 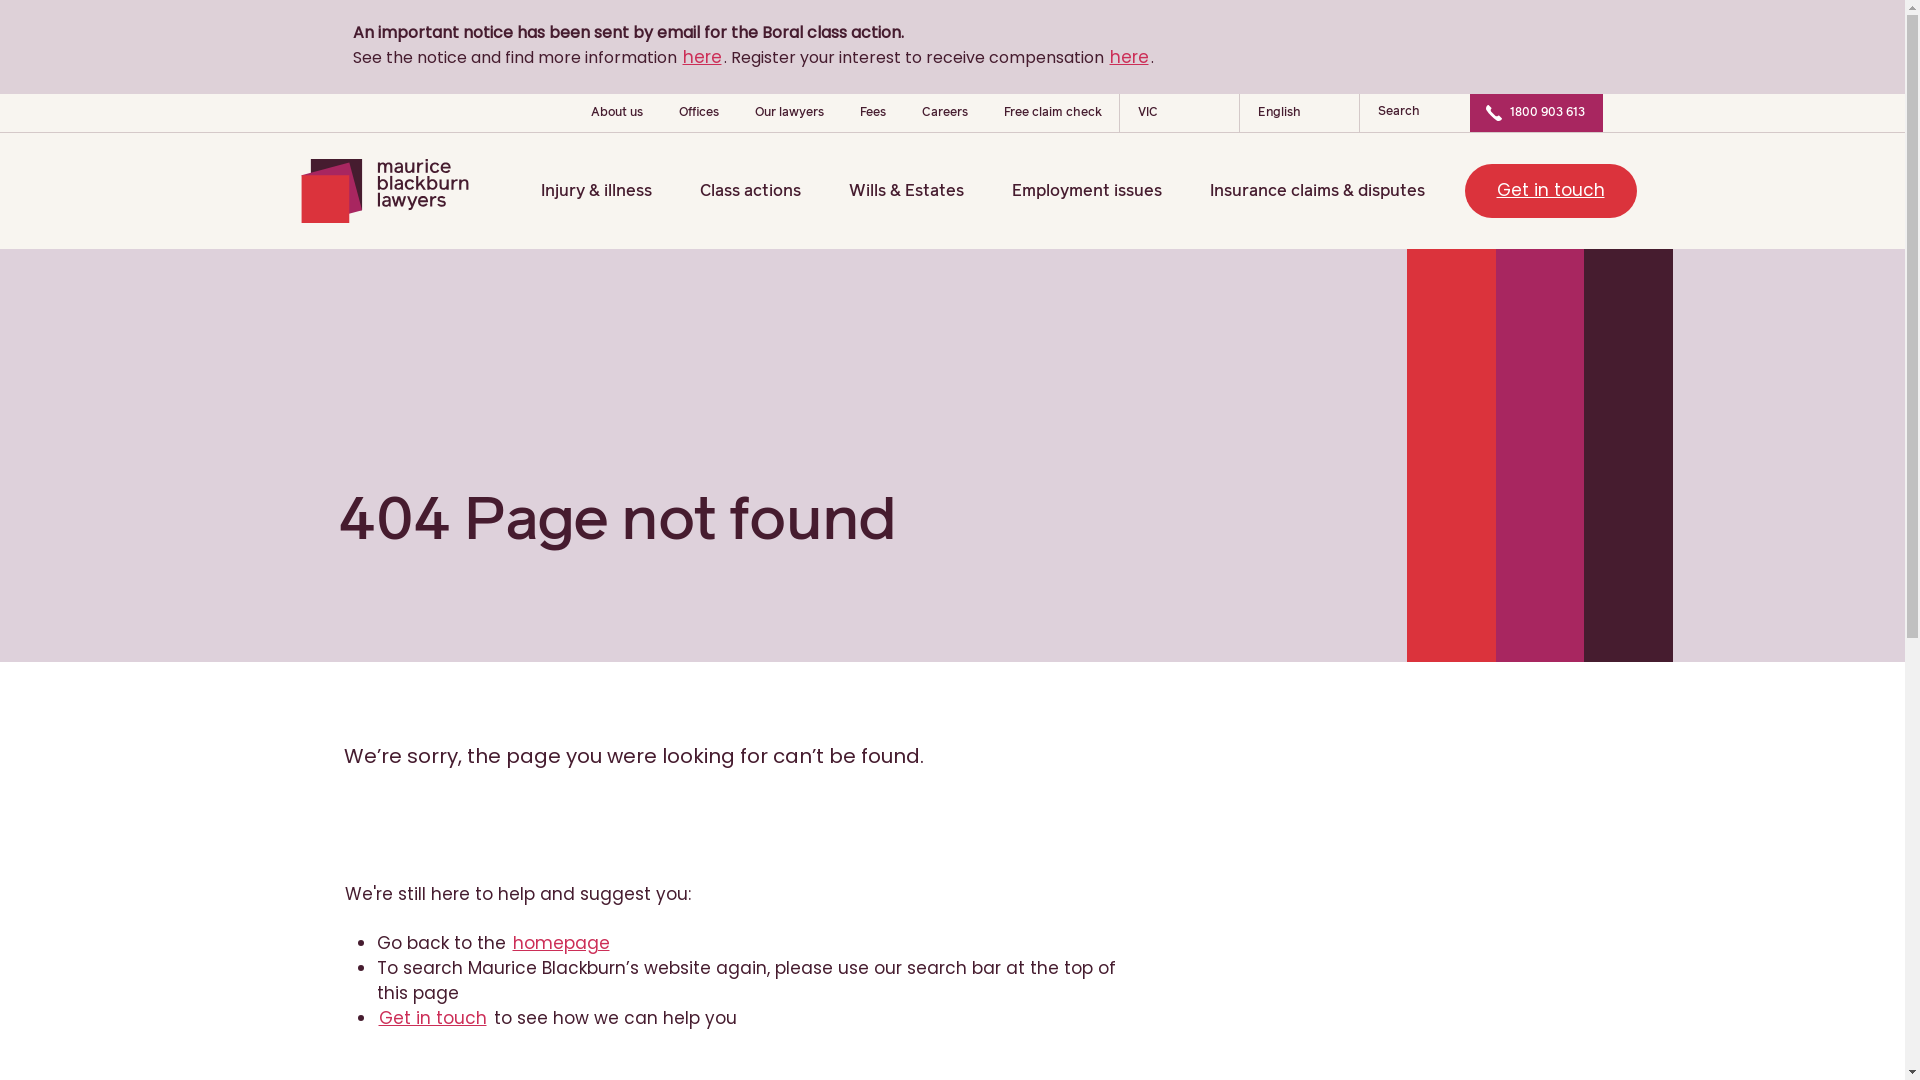 What do you see at coordinates (697, 112) in the screenshot?
I see `'Offices'` at bounding box center [697, 112].